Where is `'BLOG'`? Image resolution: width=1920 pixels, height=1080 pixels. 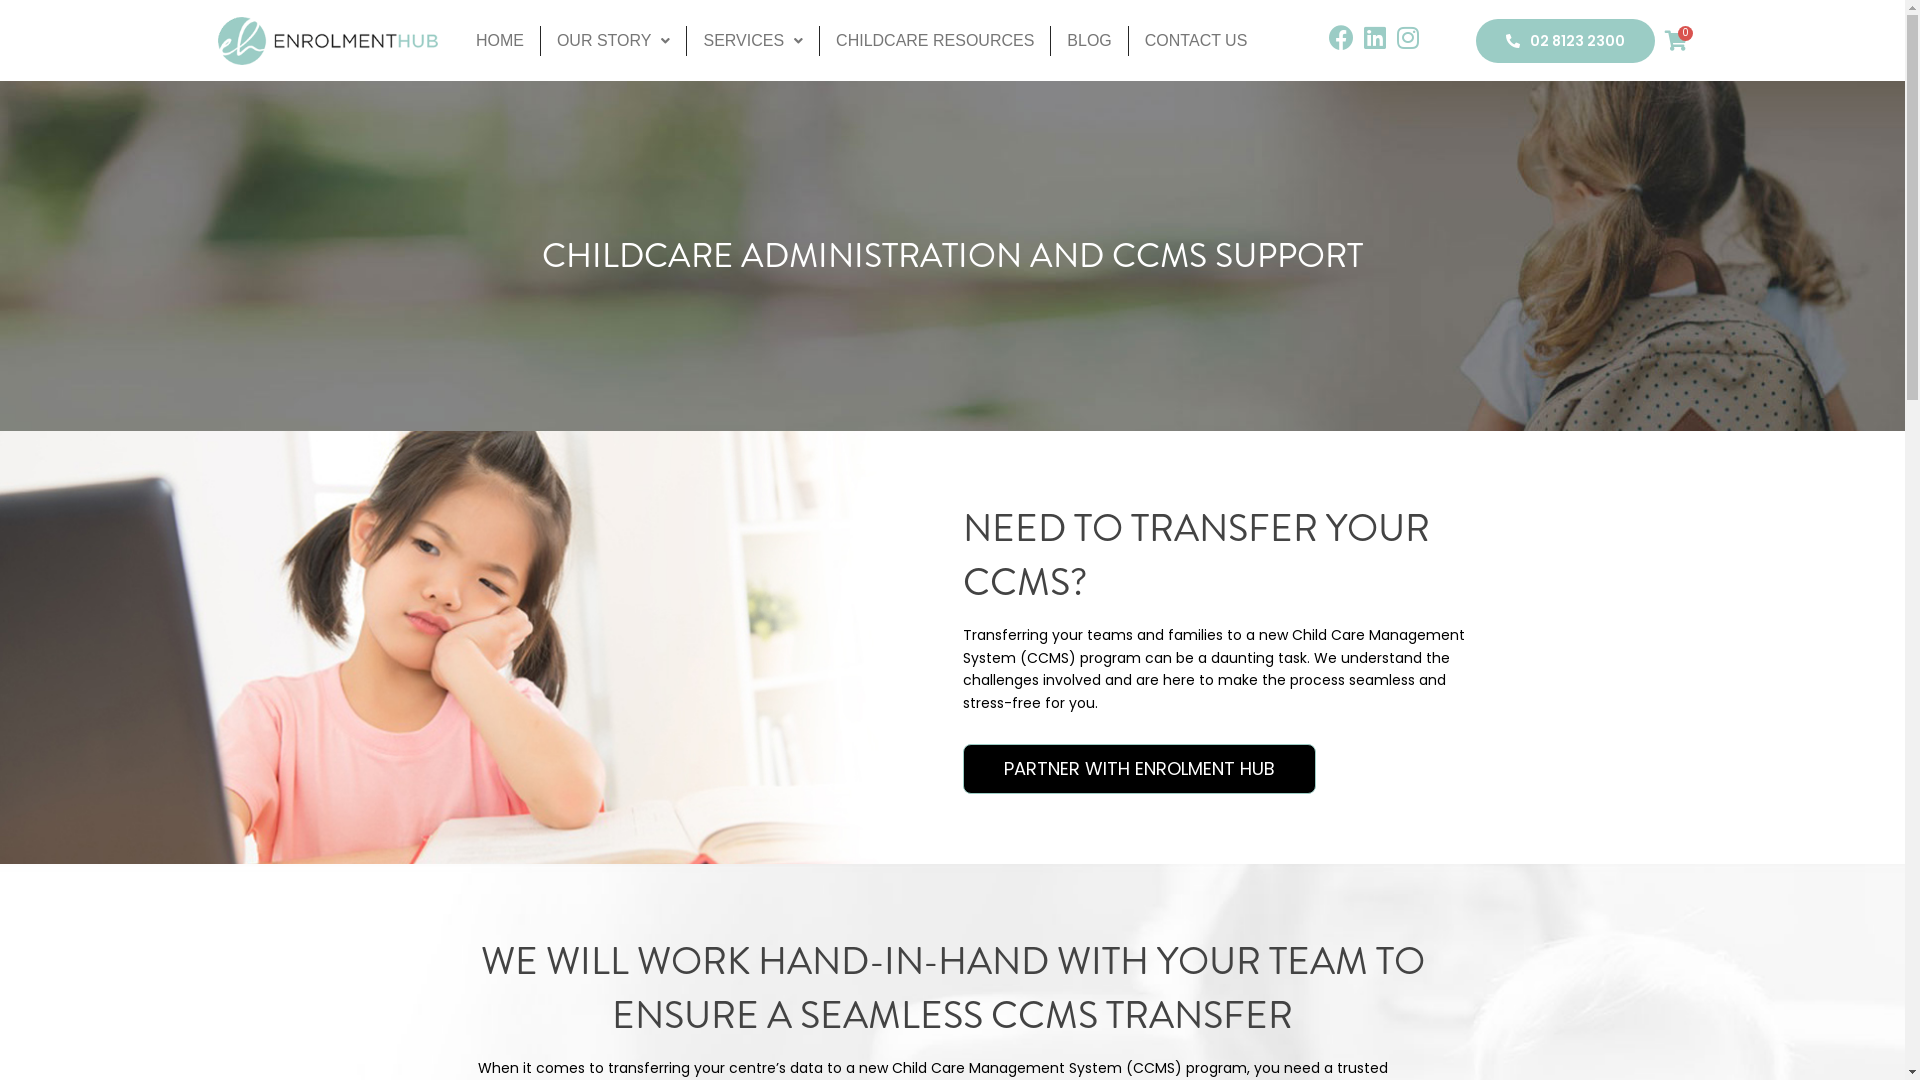 'BLOG' is located at coordinates (1088, 41).